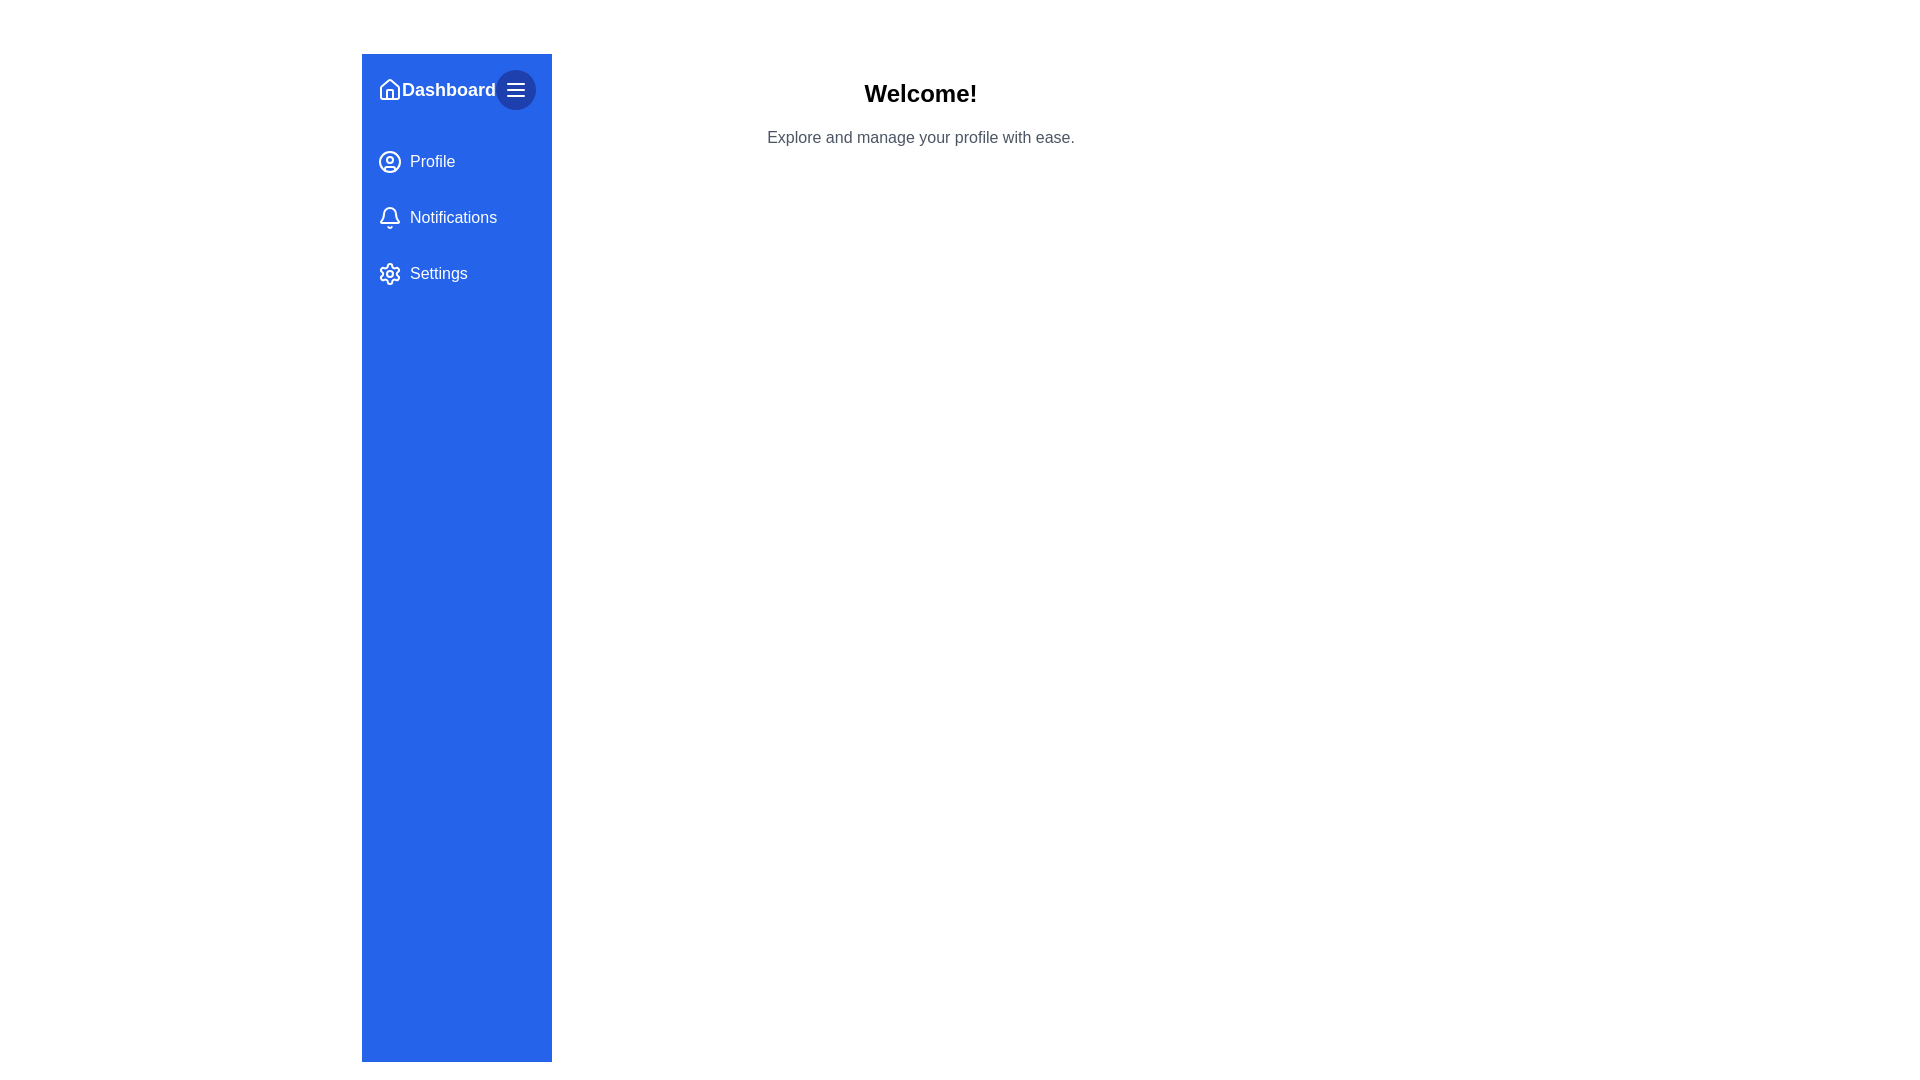 This screenshot has height=1080, width=1920. What do you see at coordinates (389, 218) in the screenshot?
I see `the bell SVG icon in the sidebar menu that represents notifications` at bounding box center [389, 218].